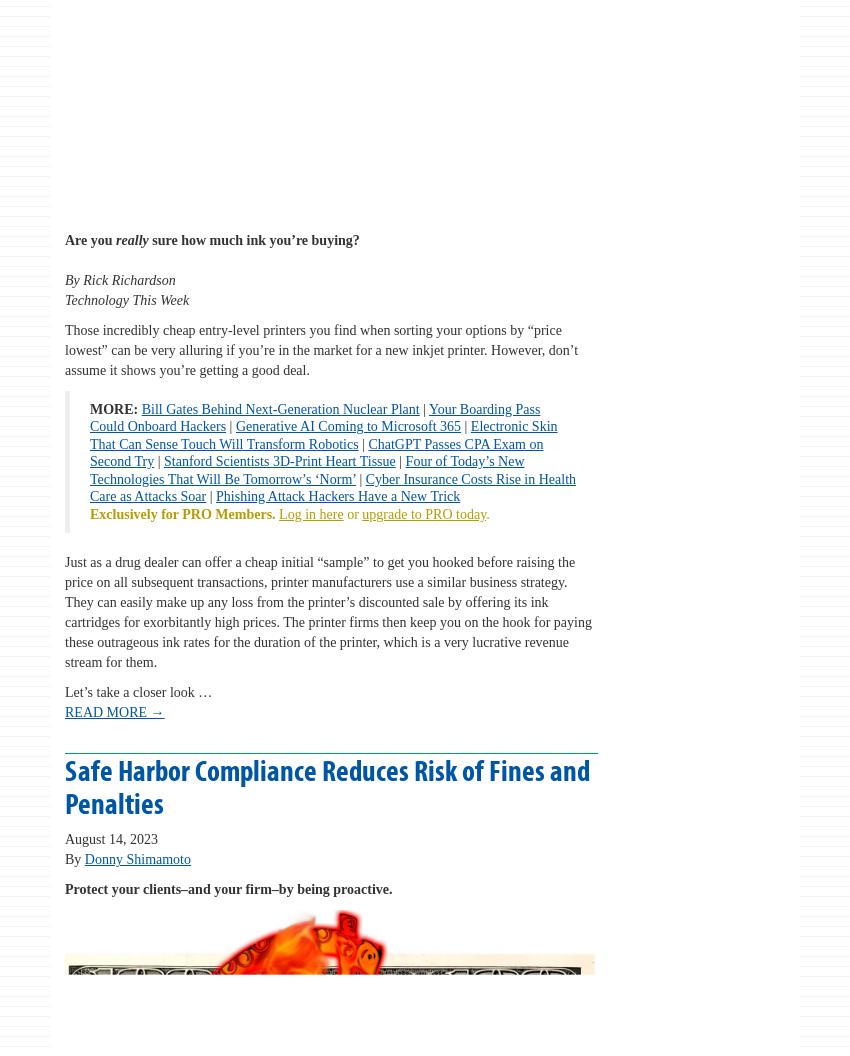  What do you see at coordinates (487, 512) in the screenshot?
I see `'.'` at bounding box center [487, 512].